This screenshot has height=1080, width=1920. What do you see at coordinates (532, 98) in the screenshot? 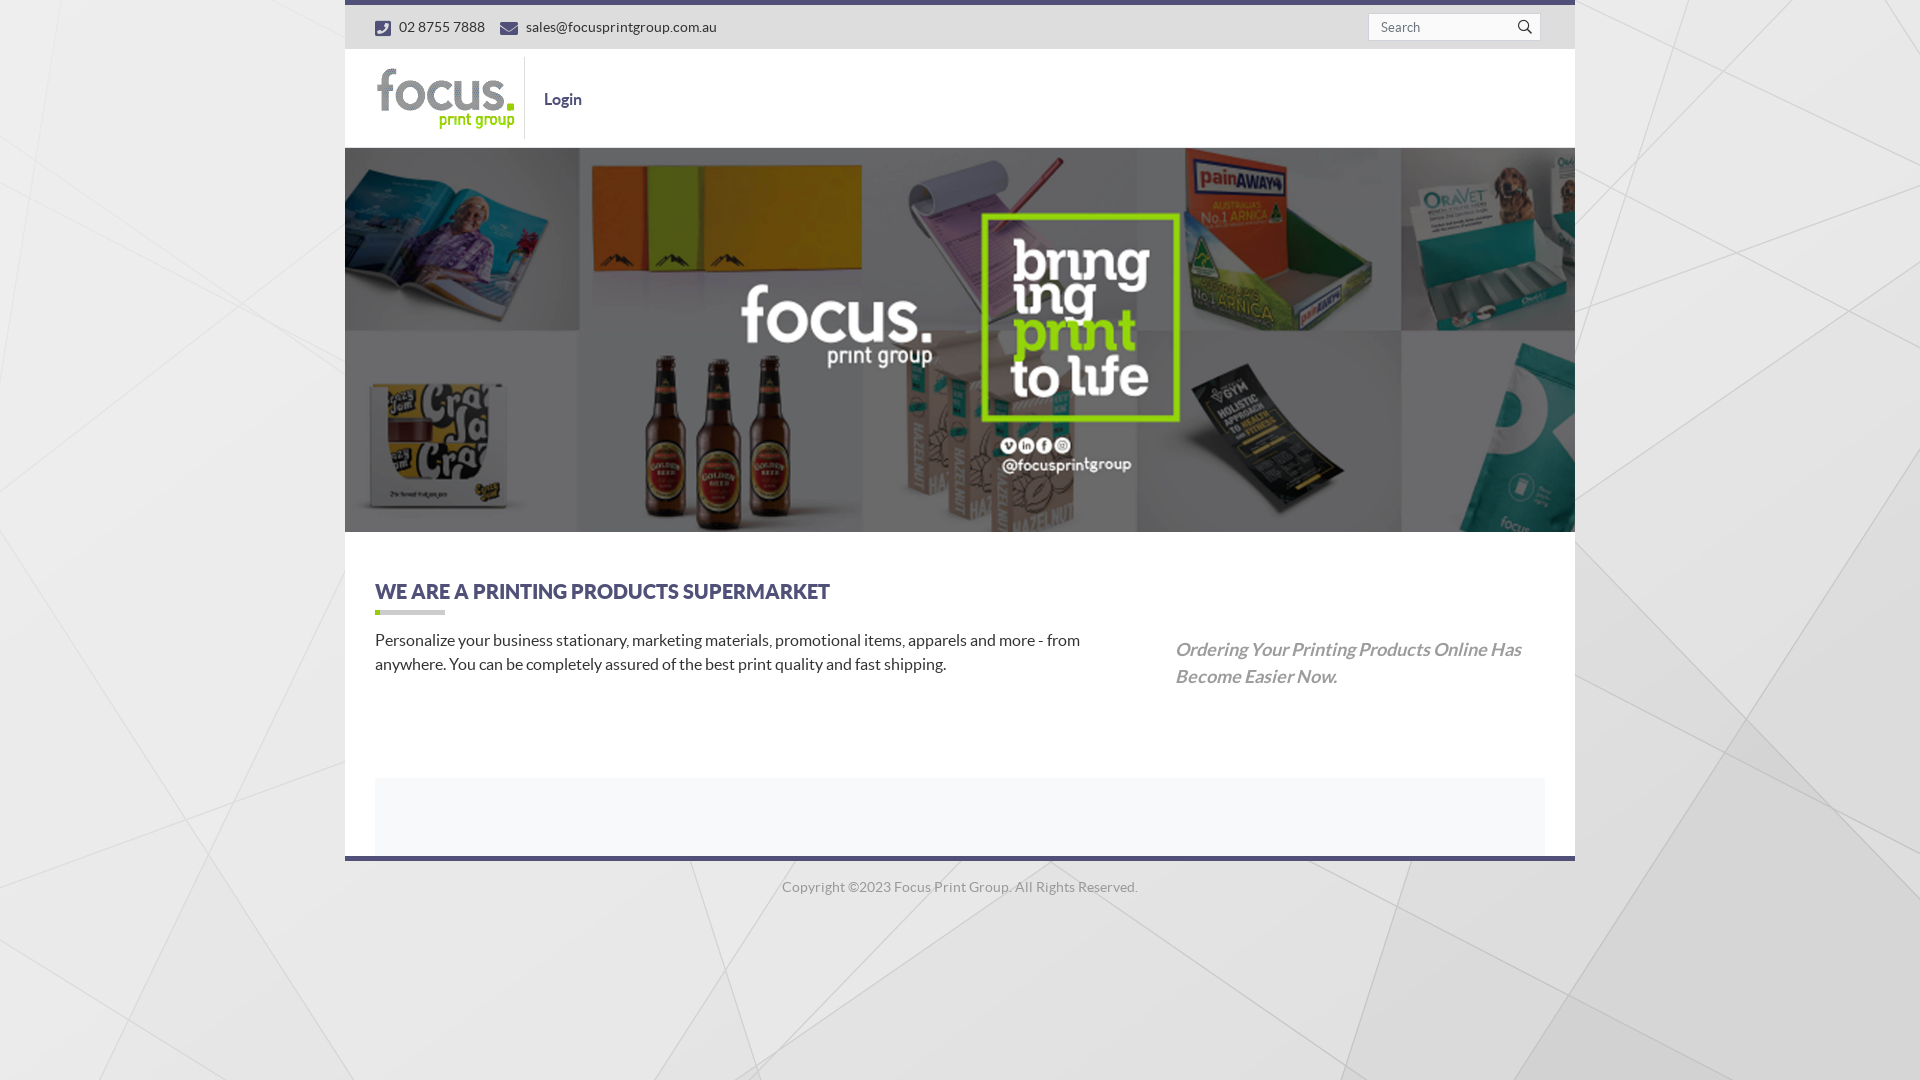
I see `'Login'` at bounding box center [532, 98].